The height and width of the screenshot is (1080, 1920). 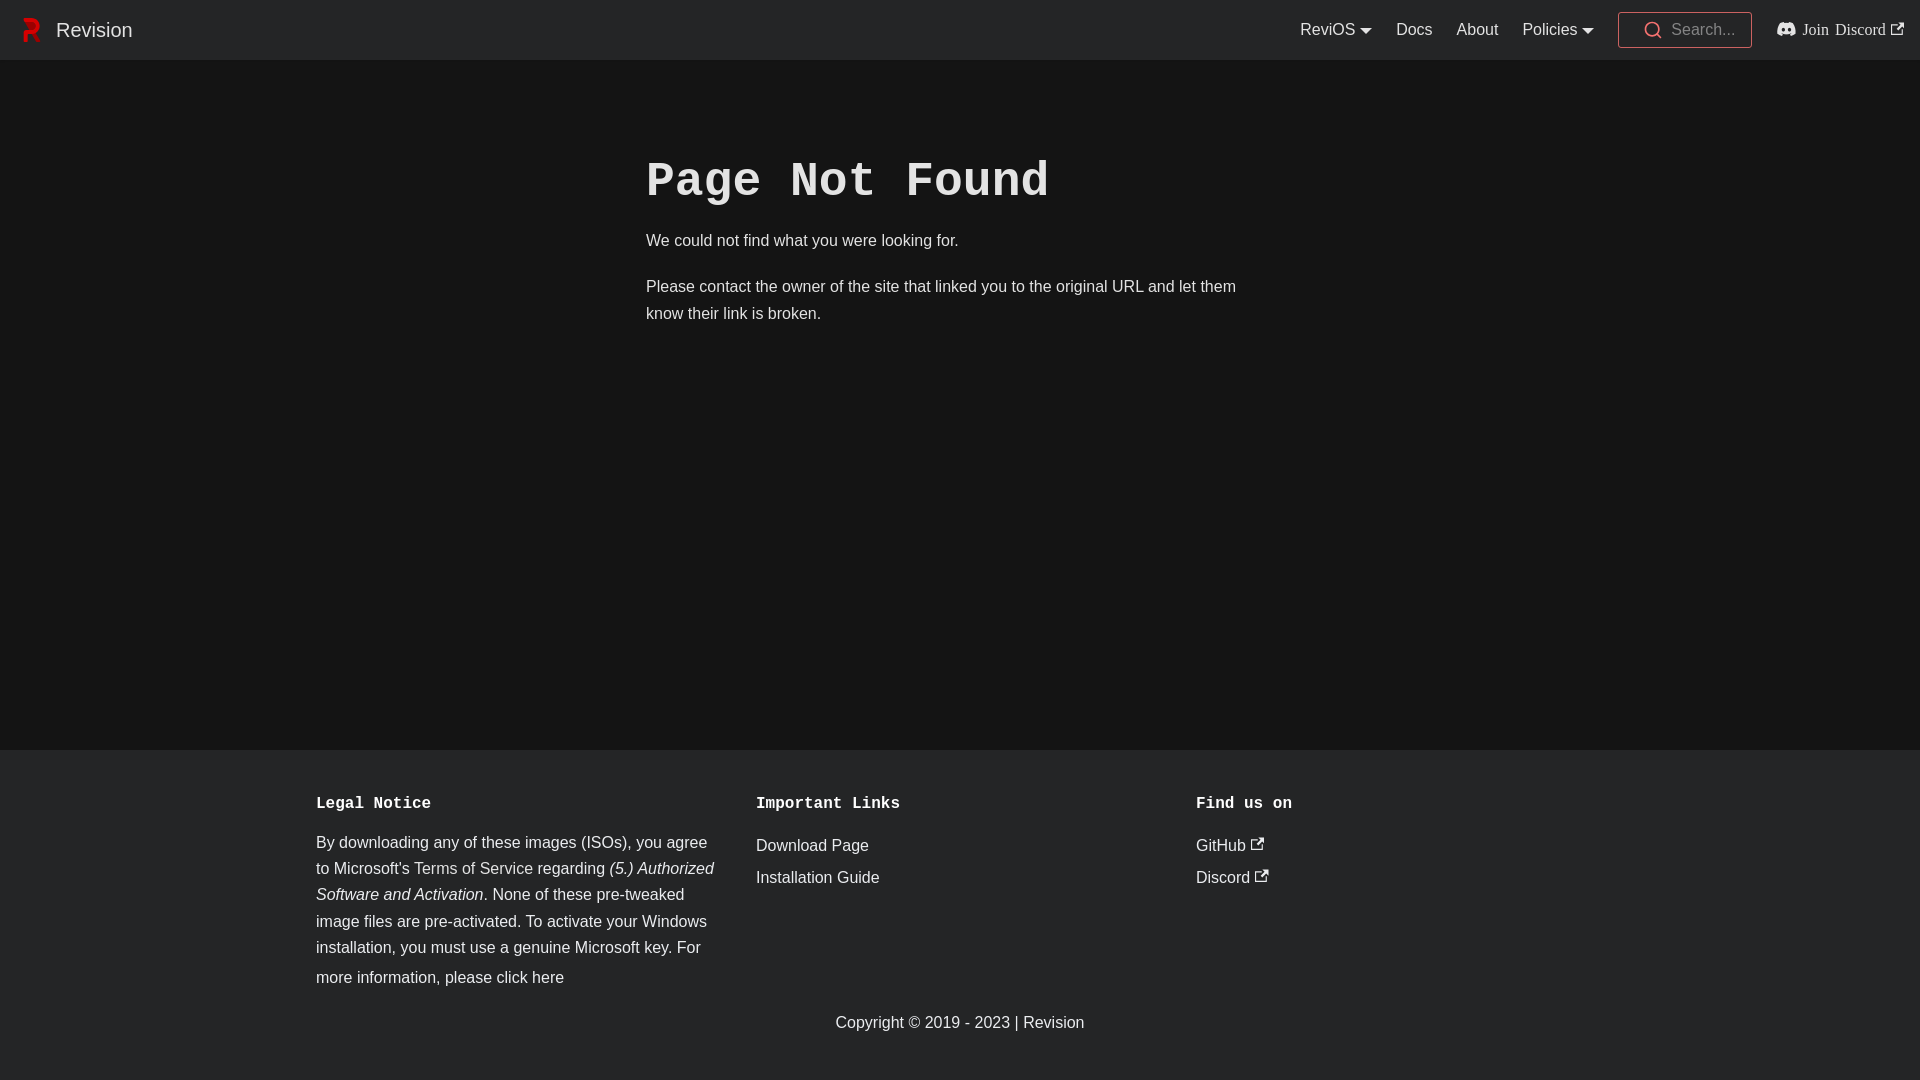 What do you see at coordinates (1617, 30) in the screenshot?
I see `'Search...'` at bounding box center [1617, 30].